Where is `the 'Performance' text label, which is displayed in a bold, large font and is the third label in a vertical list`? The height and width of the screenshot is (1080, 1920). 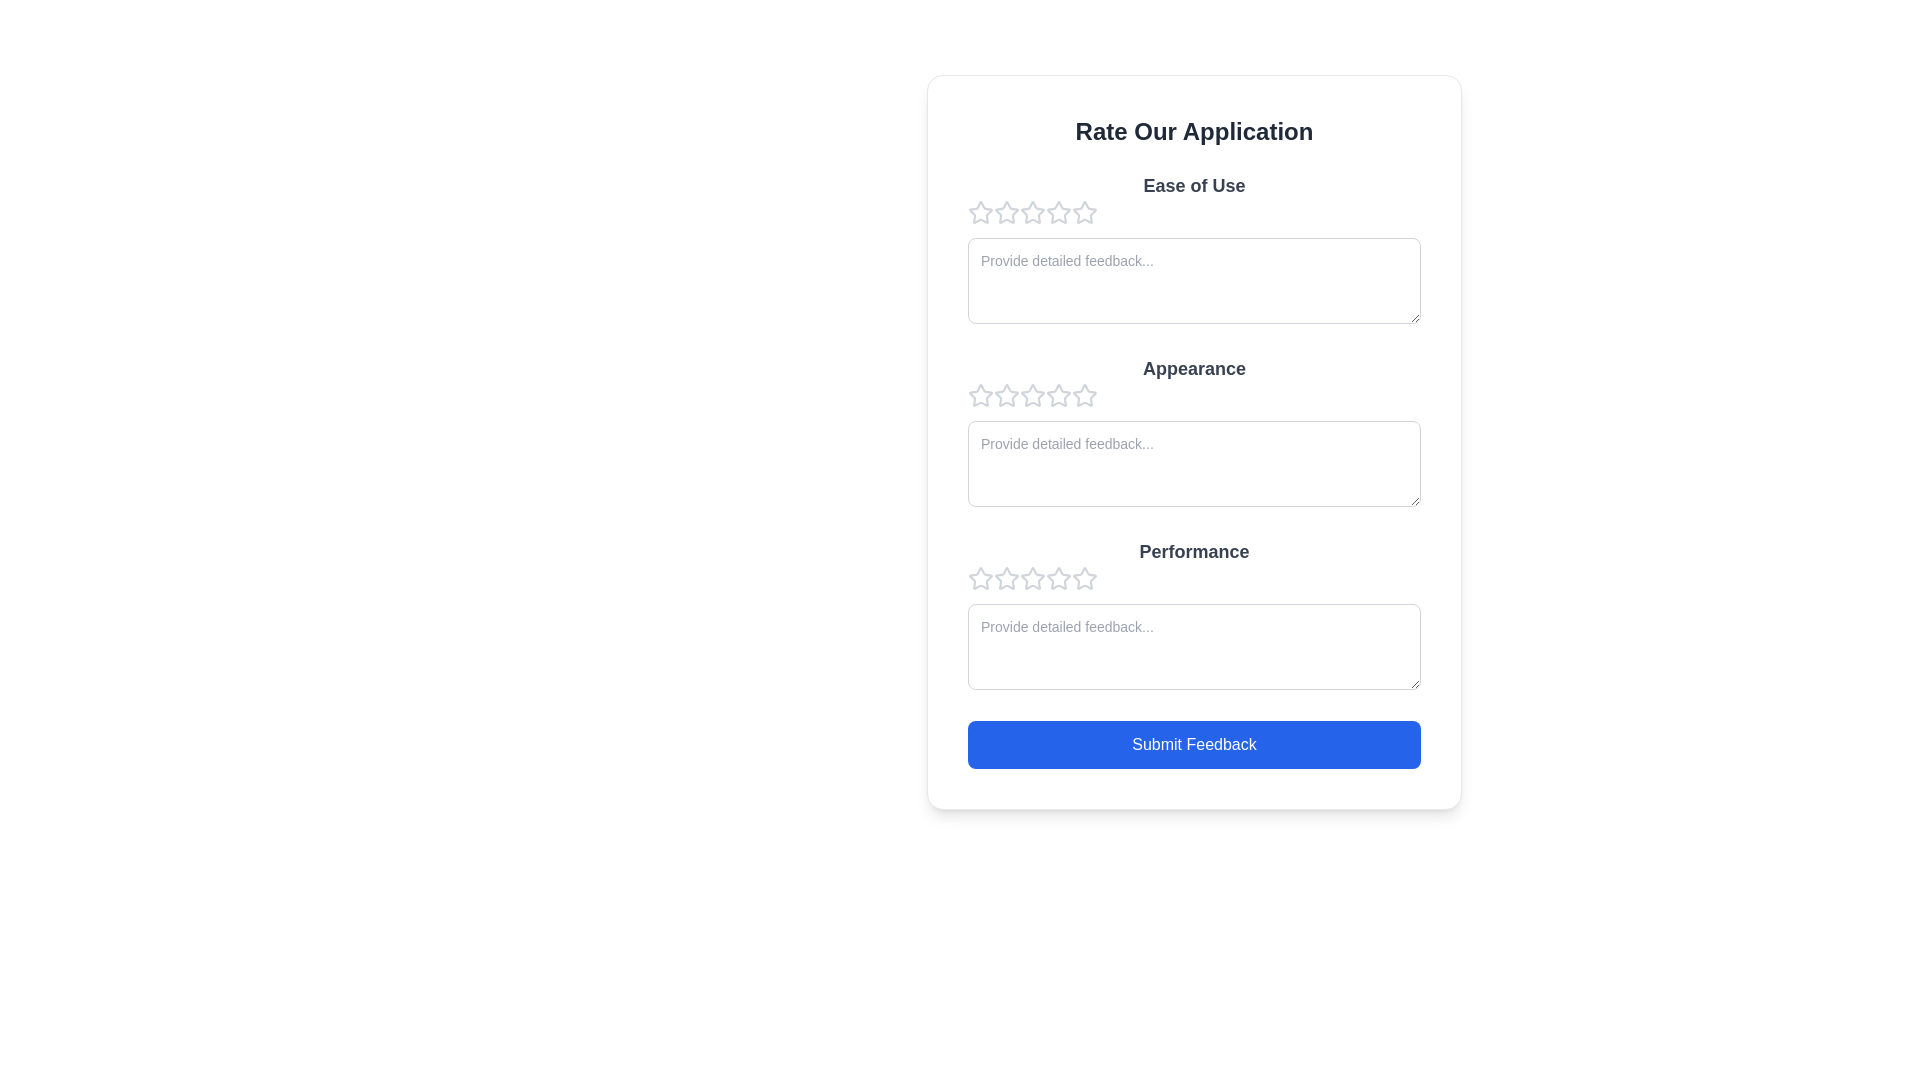
the 'Performance' text label, which is displayed in a bold, large font and is the third label in a vertical list is located at coordinates (1194, 551).